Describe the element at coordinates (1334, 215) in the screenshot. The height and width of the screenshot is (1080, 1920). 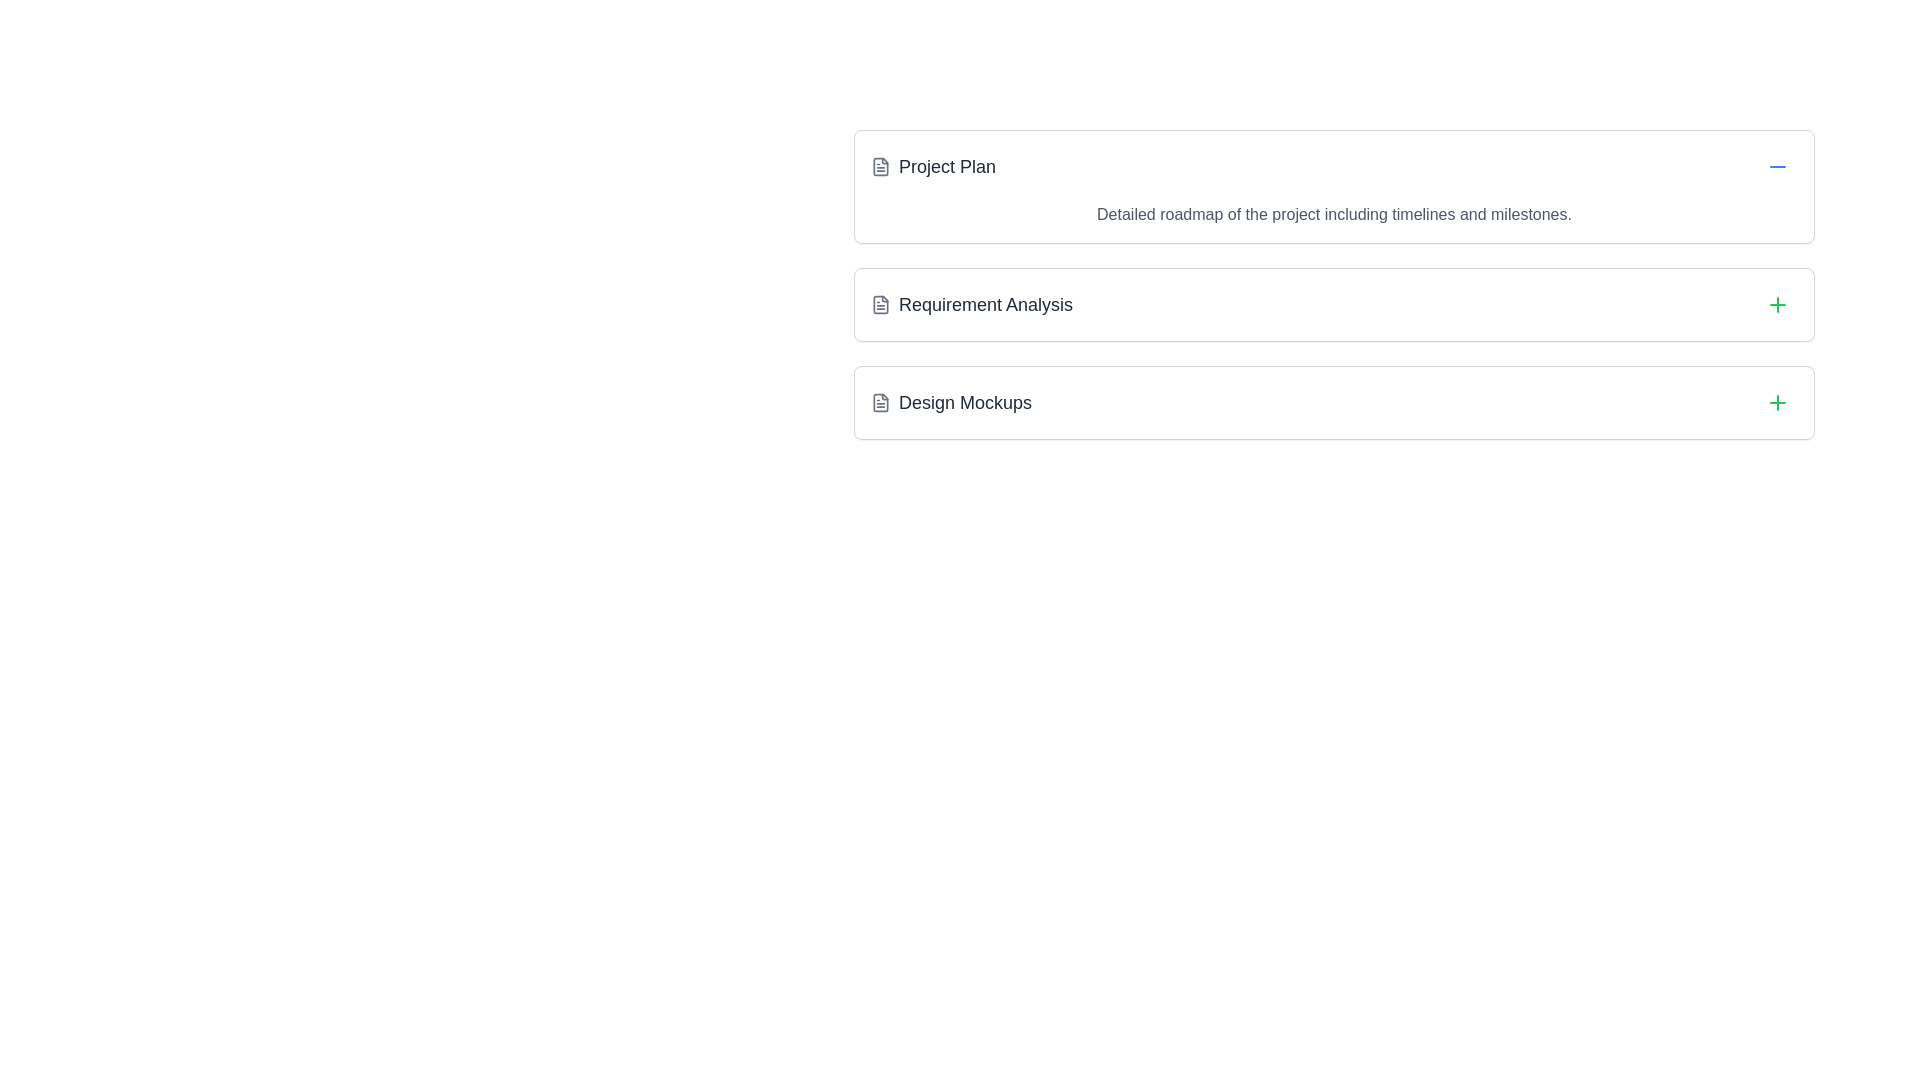
I see `the text block stating 'Detailed roadmap of the project including timelines and milestones.' located beneath the header 'Project Plan'` at that location.